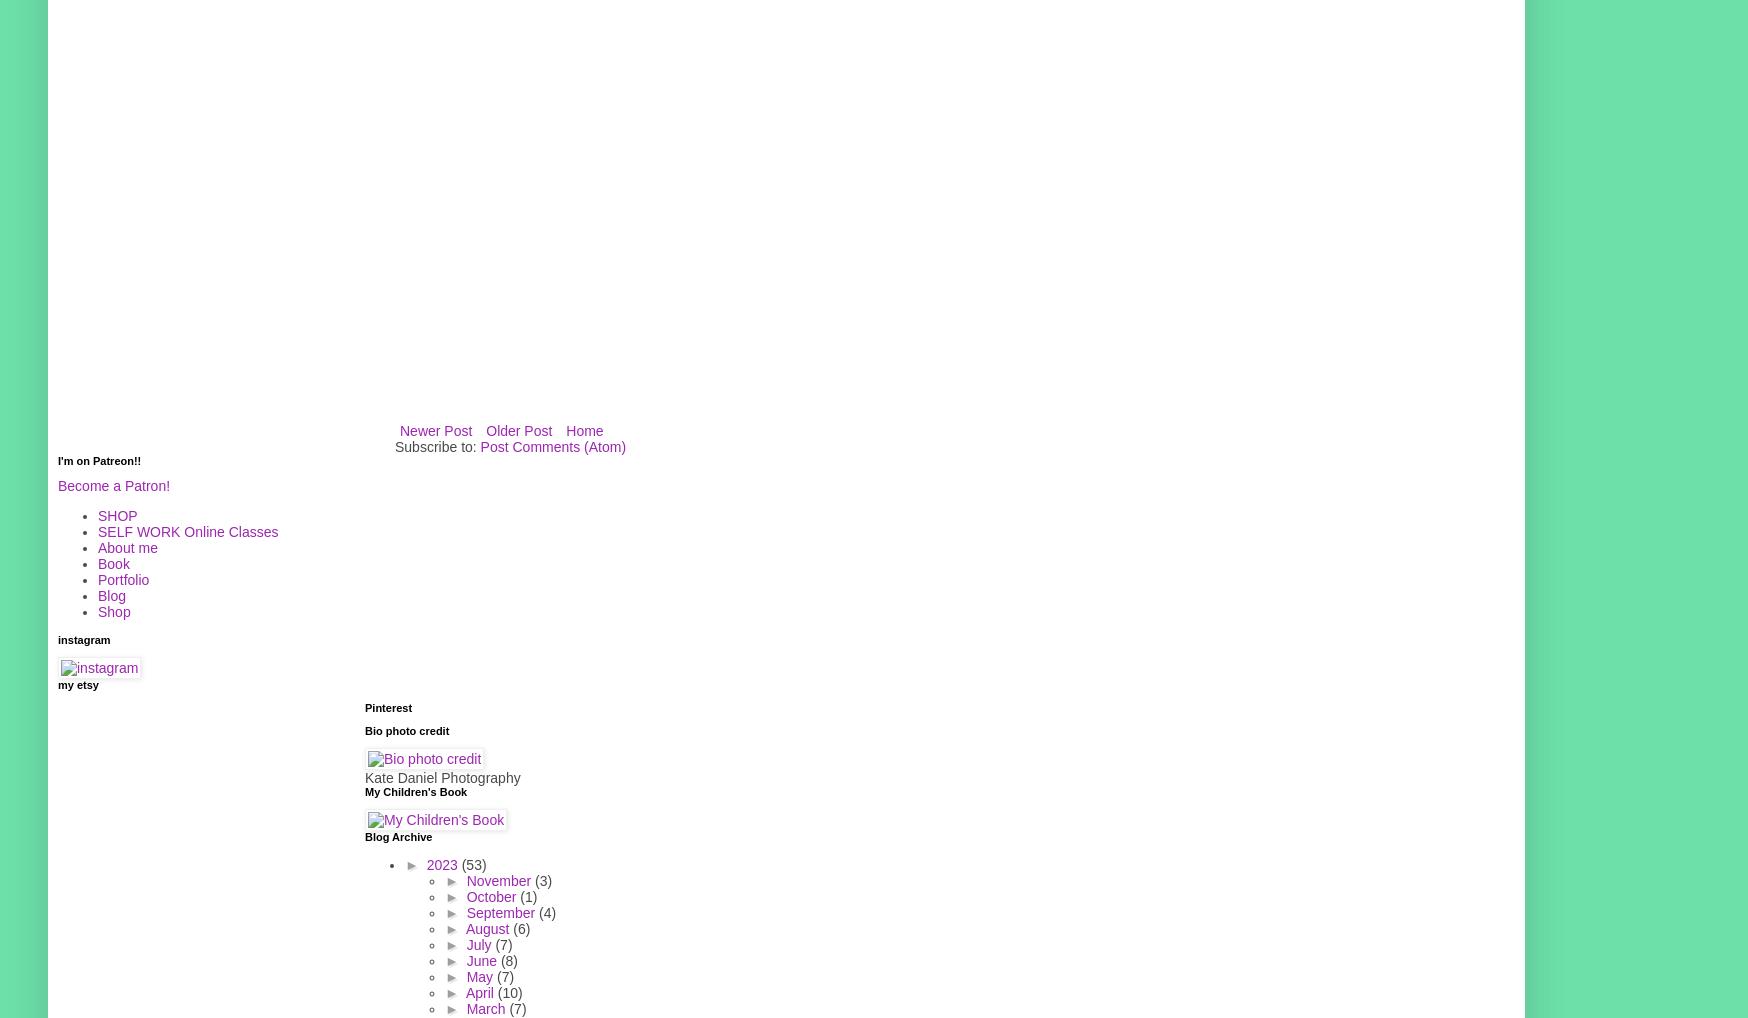 This screenshot has width=1748, height=1018. I want to click on 'Portfolio', so click(123, 579).